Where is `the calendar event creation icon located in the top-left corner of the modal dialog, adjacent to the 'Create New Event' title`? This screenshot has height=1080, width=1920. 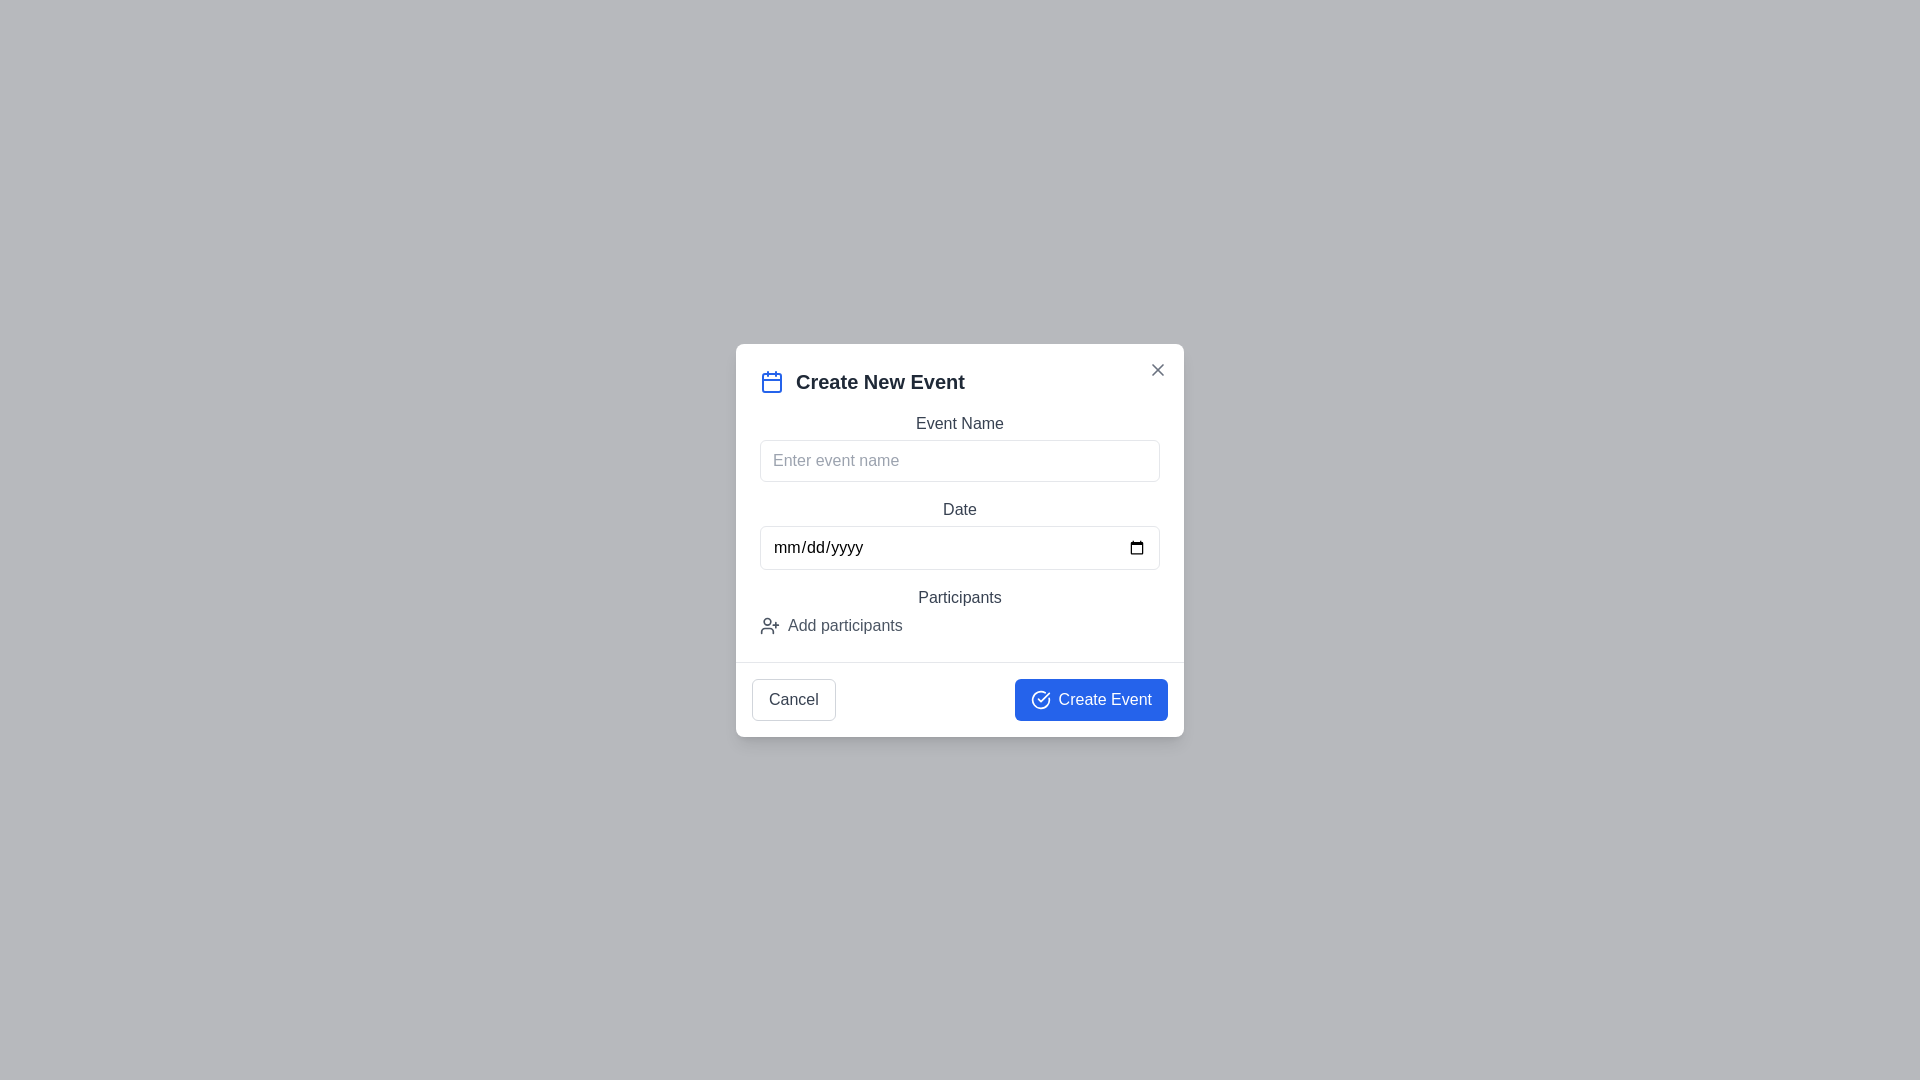
the calendar event creation icon located in the top-left corner of the modal dialog, adjacent to the 'Create New Event' title is located at coordinates (771, 381).